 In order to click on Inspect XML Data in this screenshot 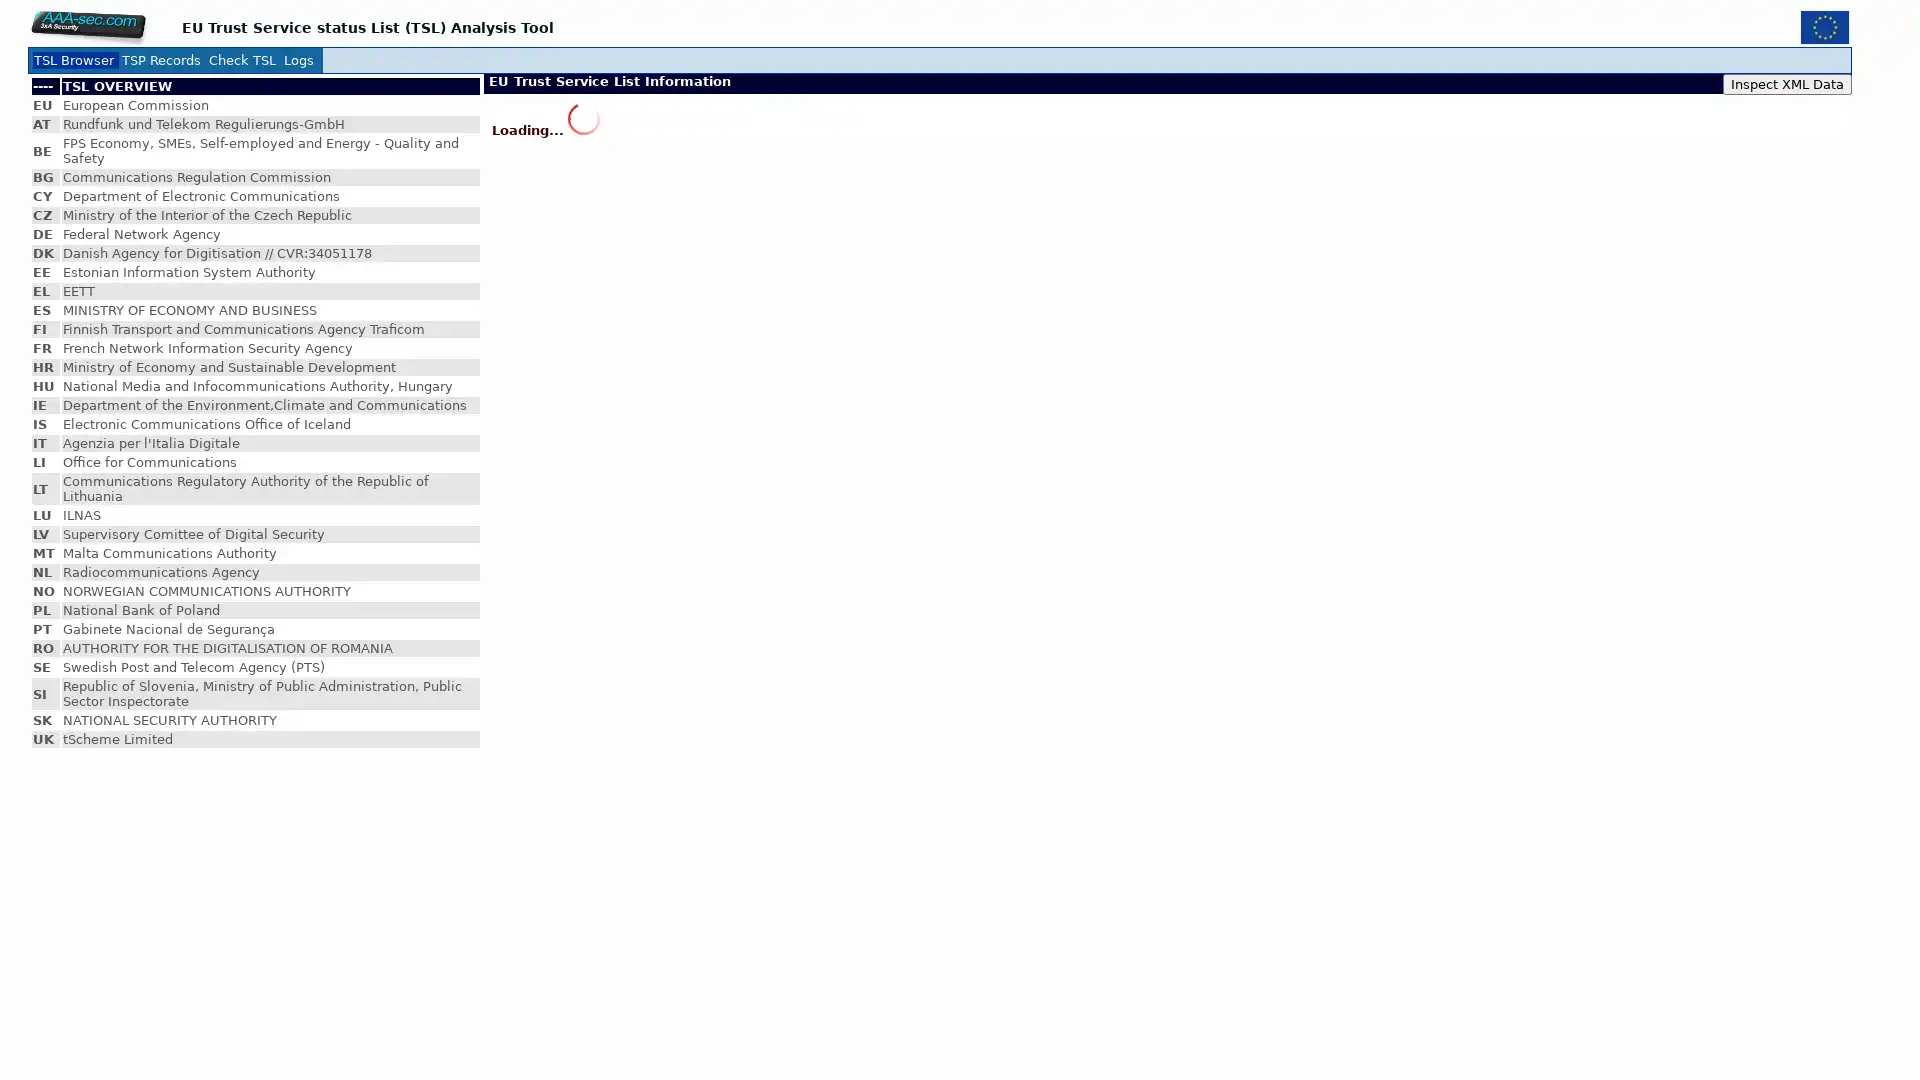, I will do `click(1787, 83)`.